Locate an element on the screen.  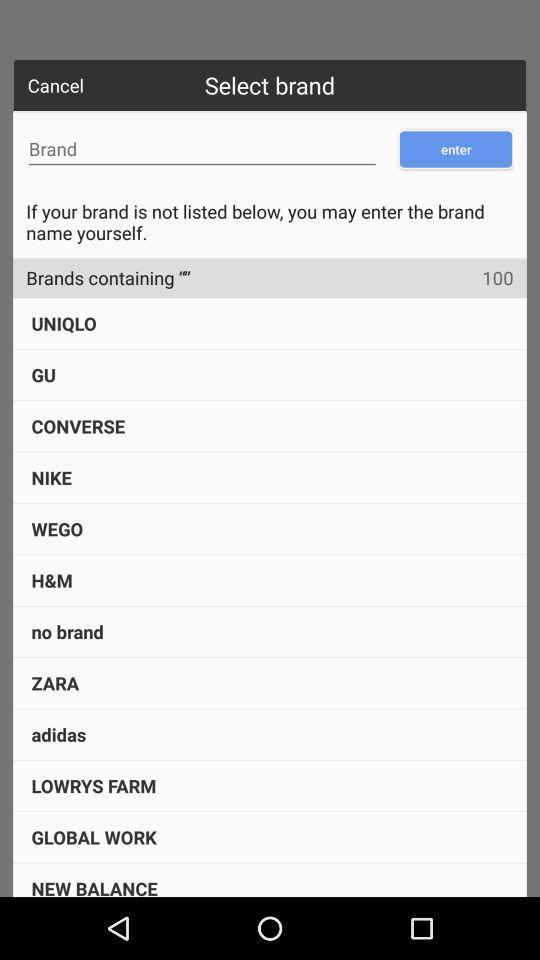
the uniqlo item is located at coordinates (64, 323).